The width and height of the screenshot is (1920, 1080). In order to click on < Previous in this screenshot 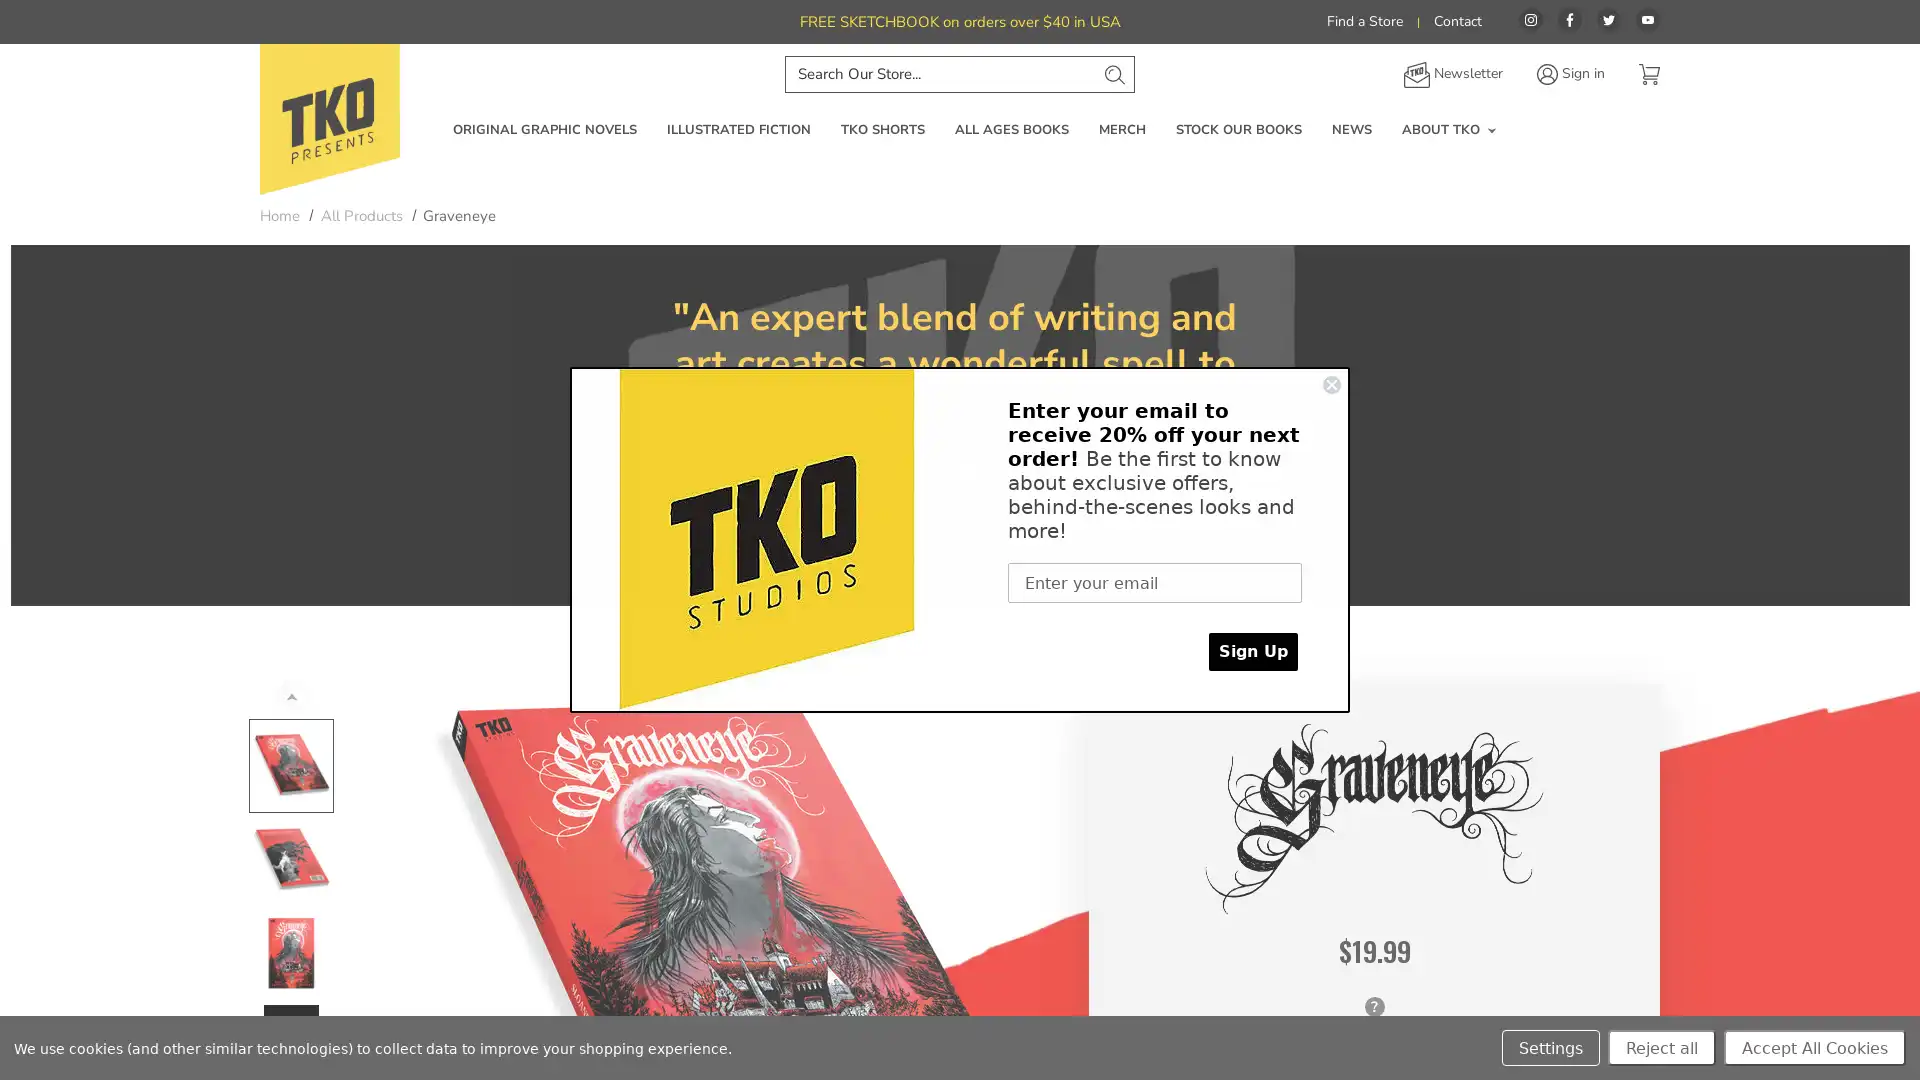, I will do `click(290, 694)`.